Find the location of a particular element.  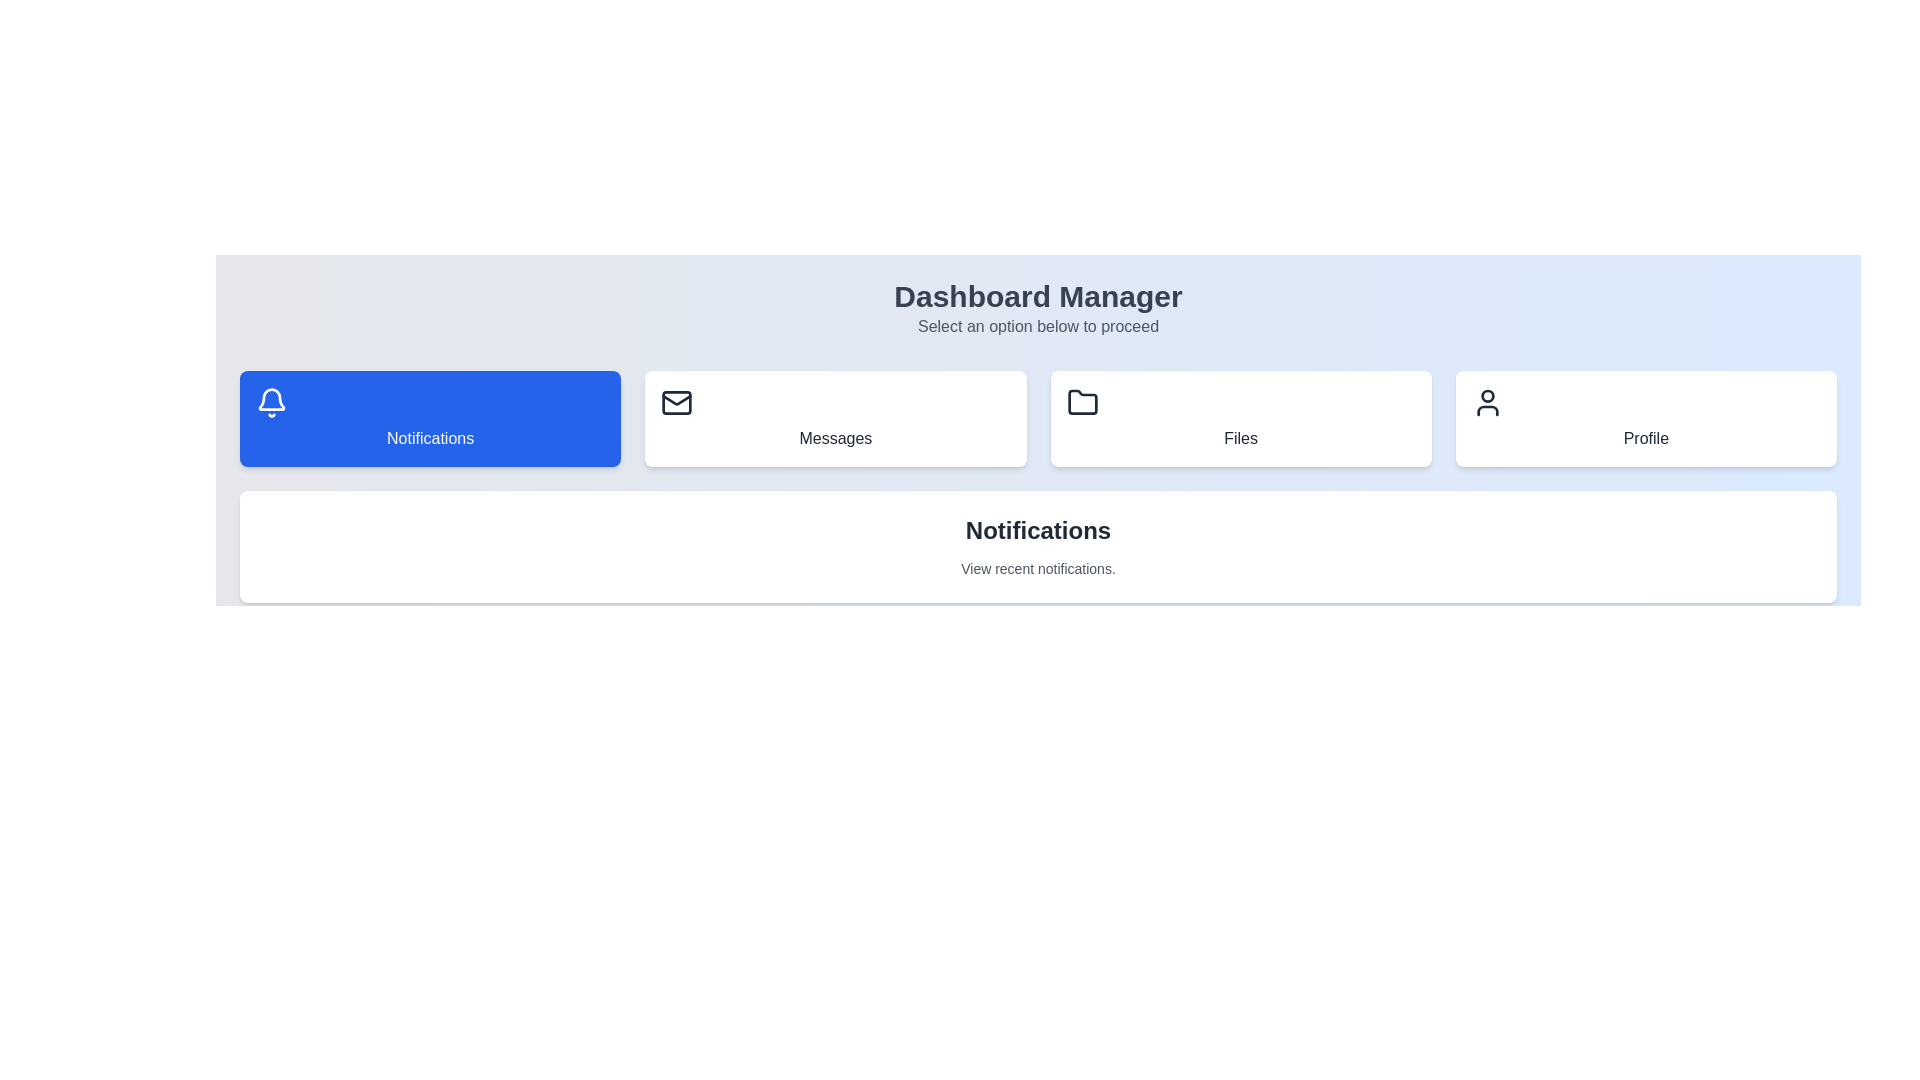

the Graphical Icon within the 'Profile' button, which is the rightmost option in the interface, positioned above the 'Profile' text label is located at coordinates (1487, 402).